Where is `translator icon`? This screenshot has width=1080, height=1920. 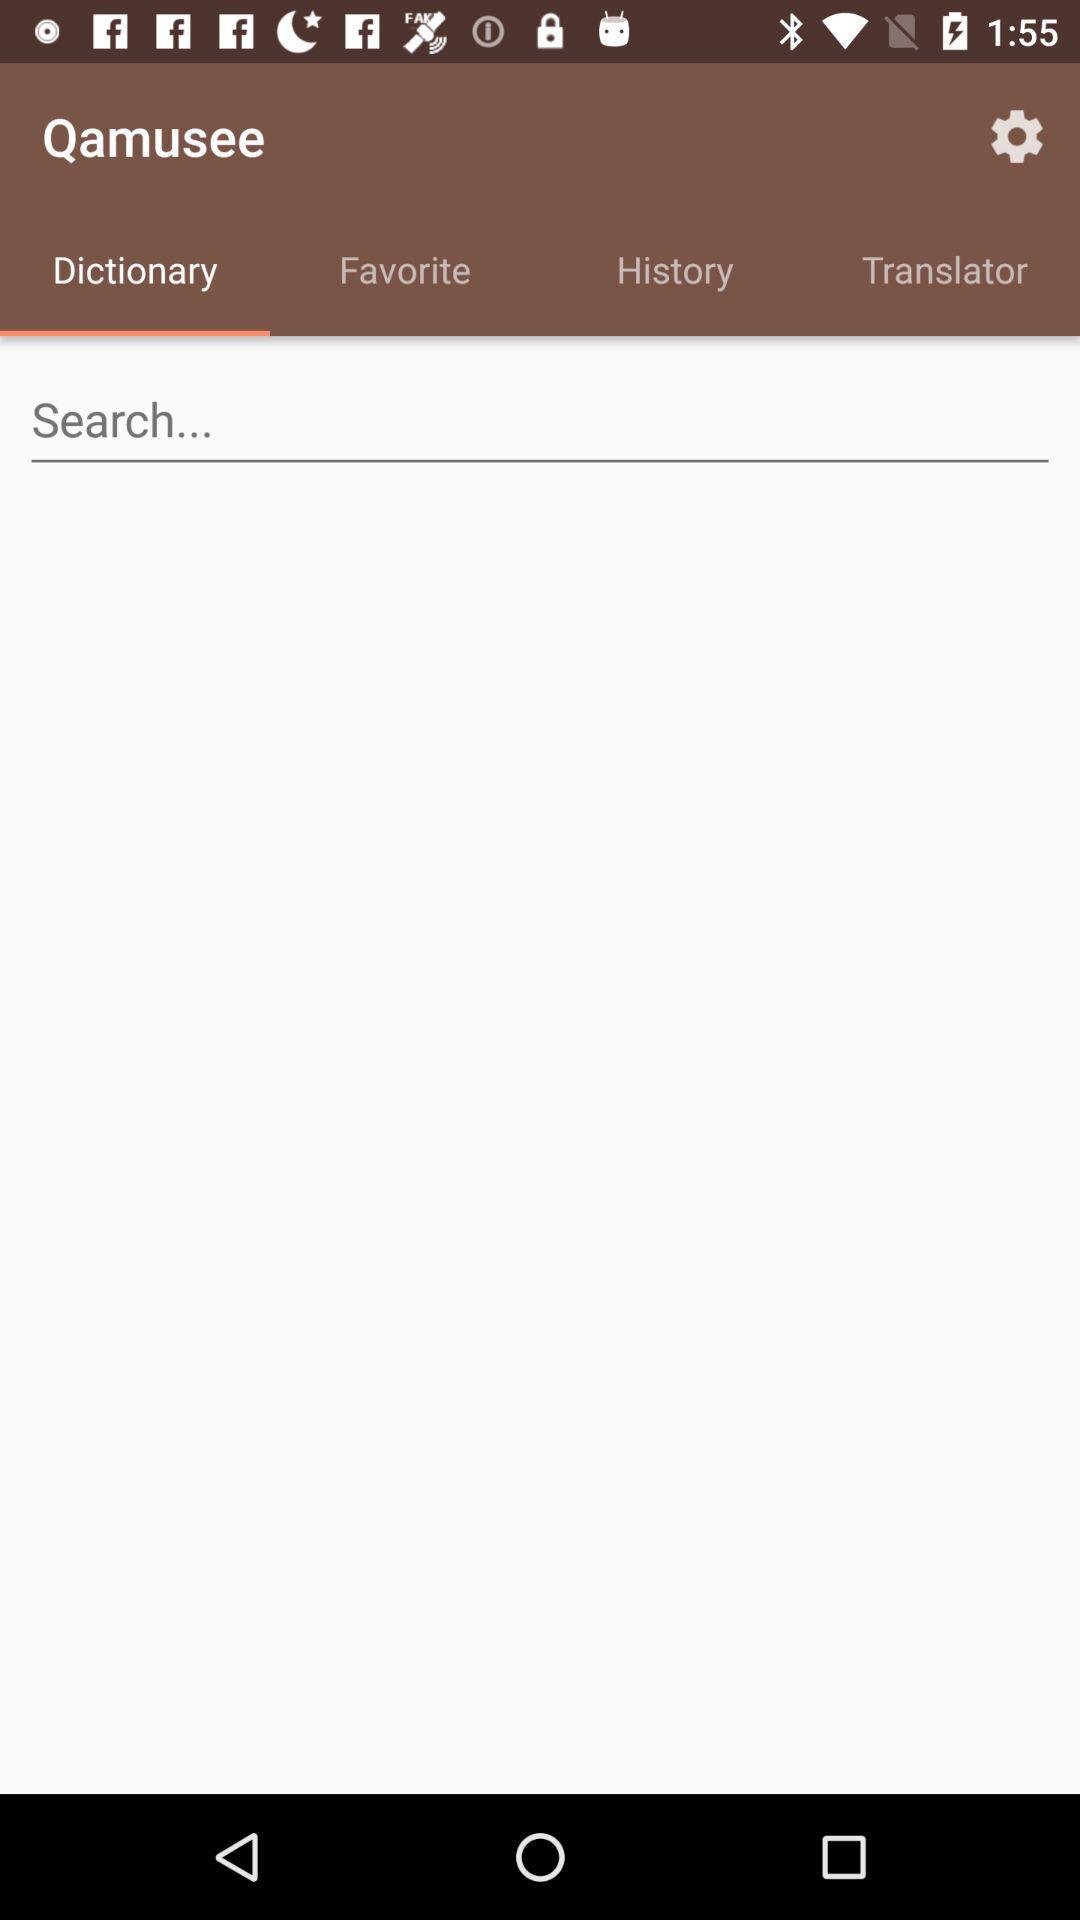 translator icon is located at coordinates (945, 272).